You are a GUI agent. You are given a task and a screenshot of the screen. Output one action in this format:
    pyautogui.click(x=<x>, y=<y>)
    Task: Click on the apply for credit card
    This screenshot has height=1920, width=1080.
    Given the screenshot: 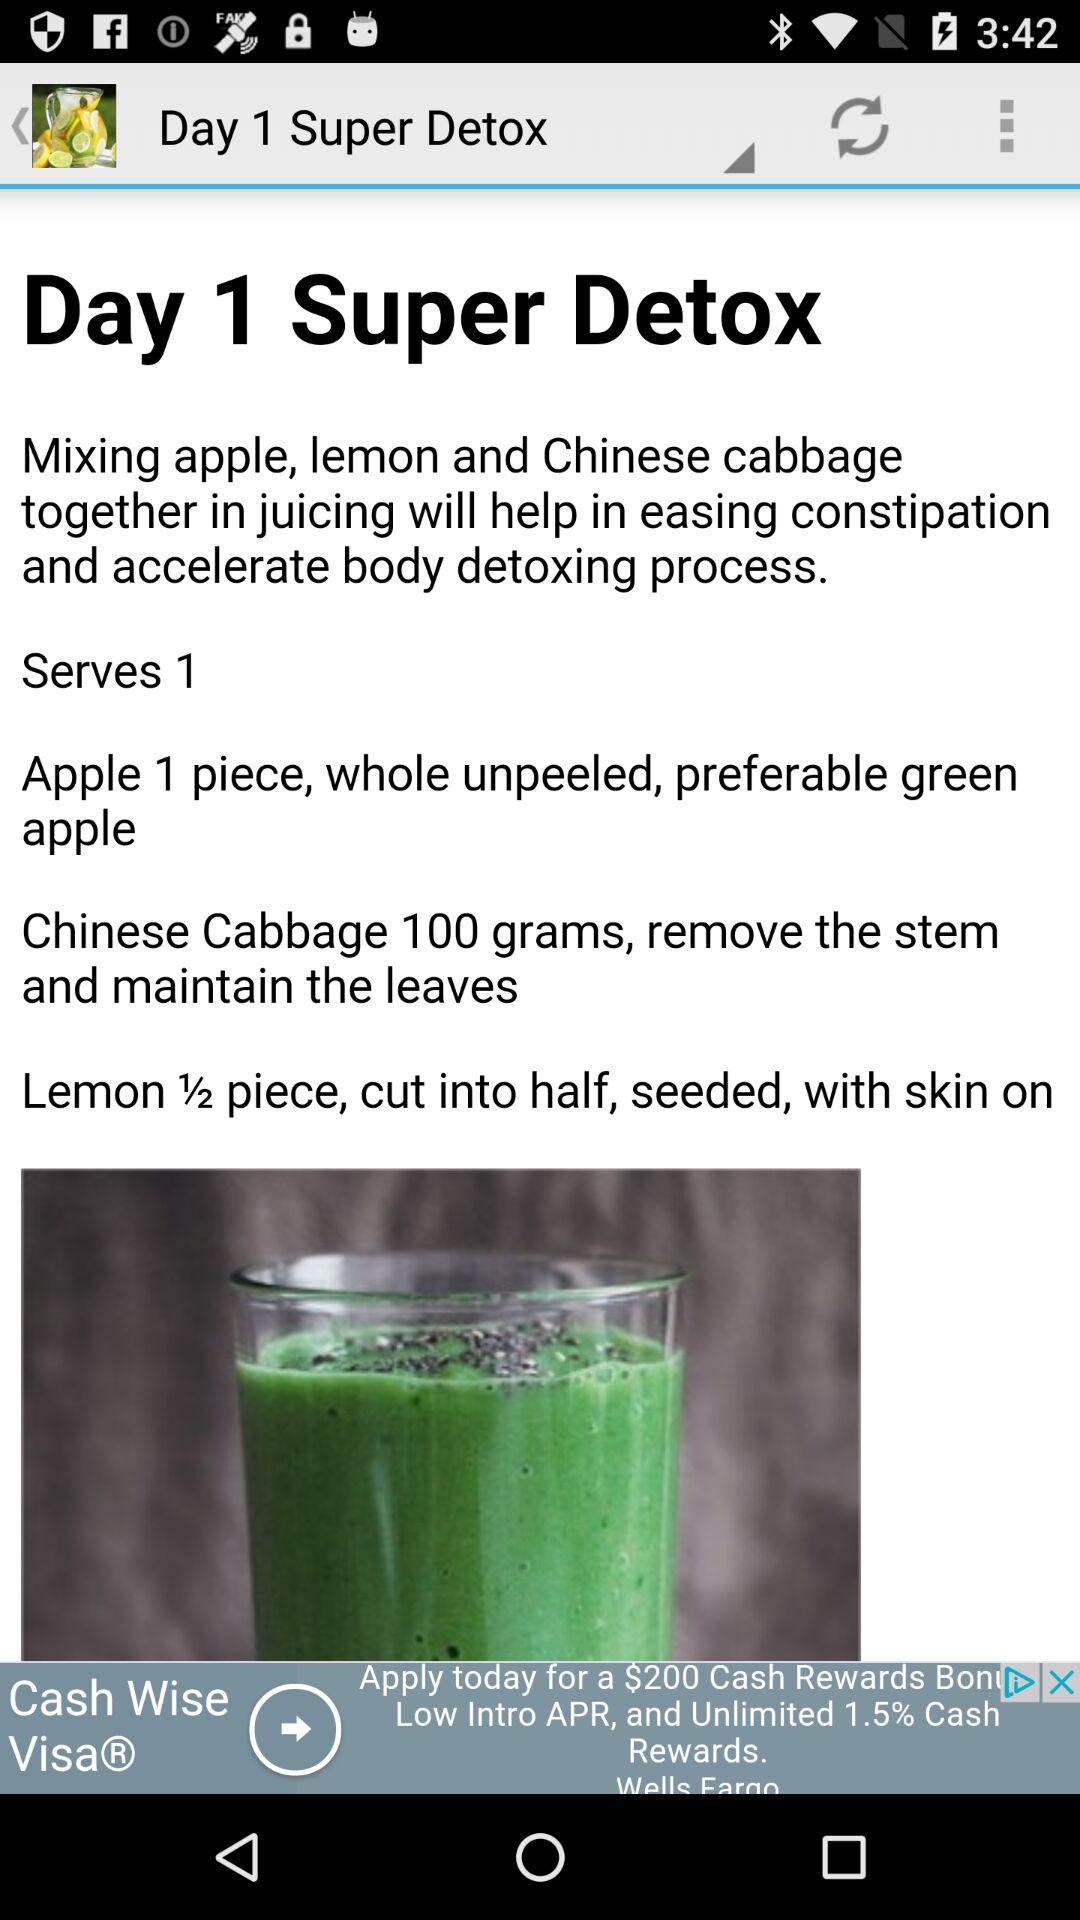 What is the action you would take?
    pyautogui.click(x=540, y=1727)
    